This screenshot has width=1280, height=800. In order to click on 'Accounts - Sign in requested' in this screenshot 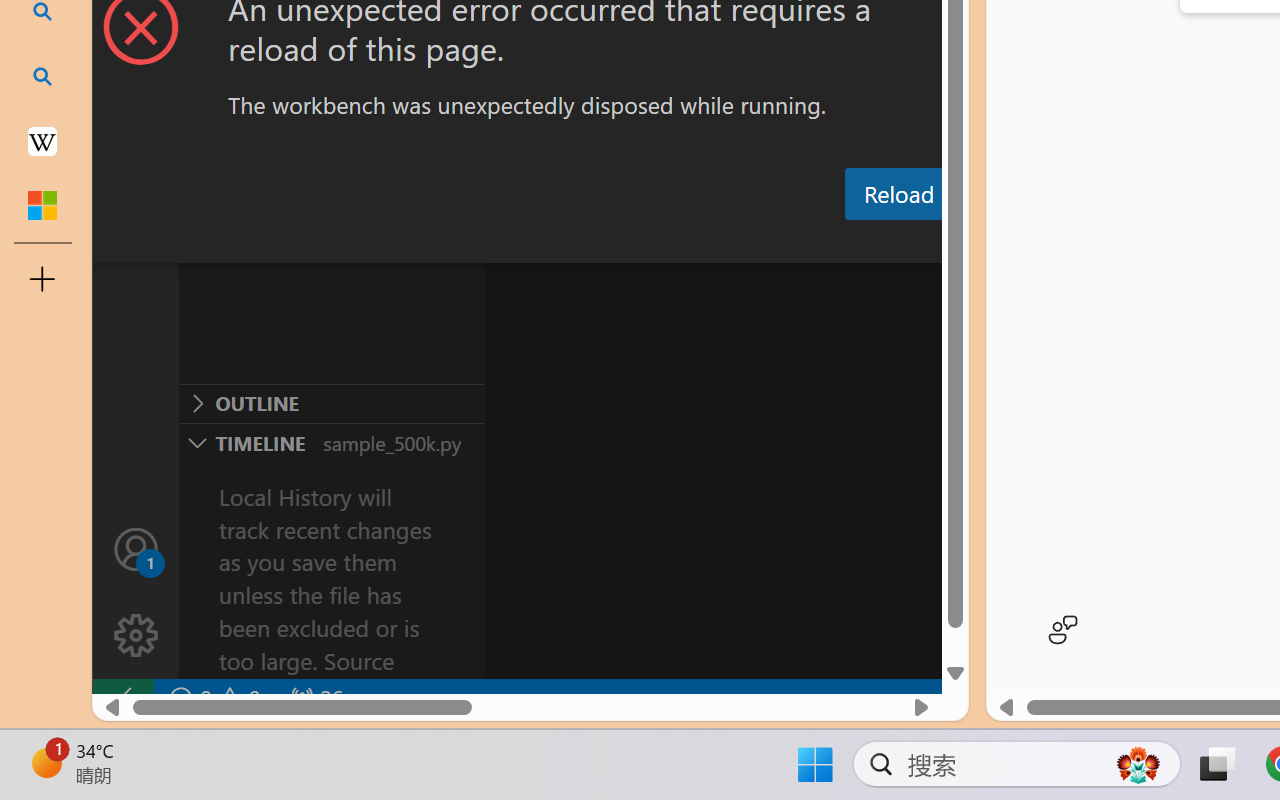, I will do `click(134, 548)`.